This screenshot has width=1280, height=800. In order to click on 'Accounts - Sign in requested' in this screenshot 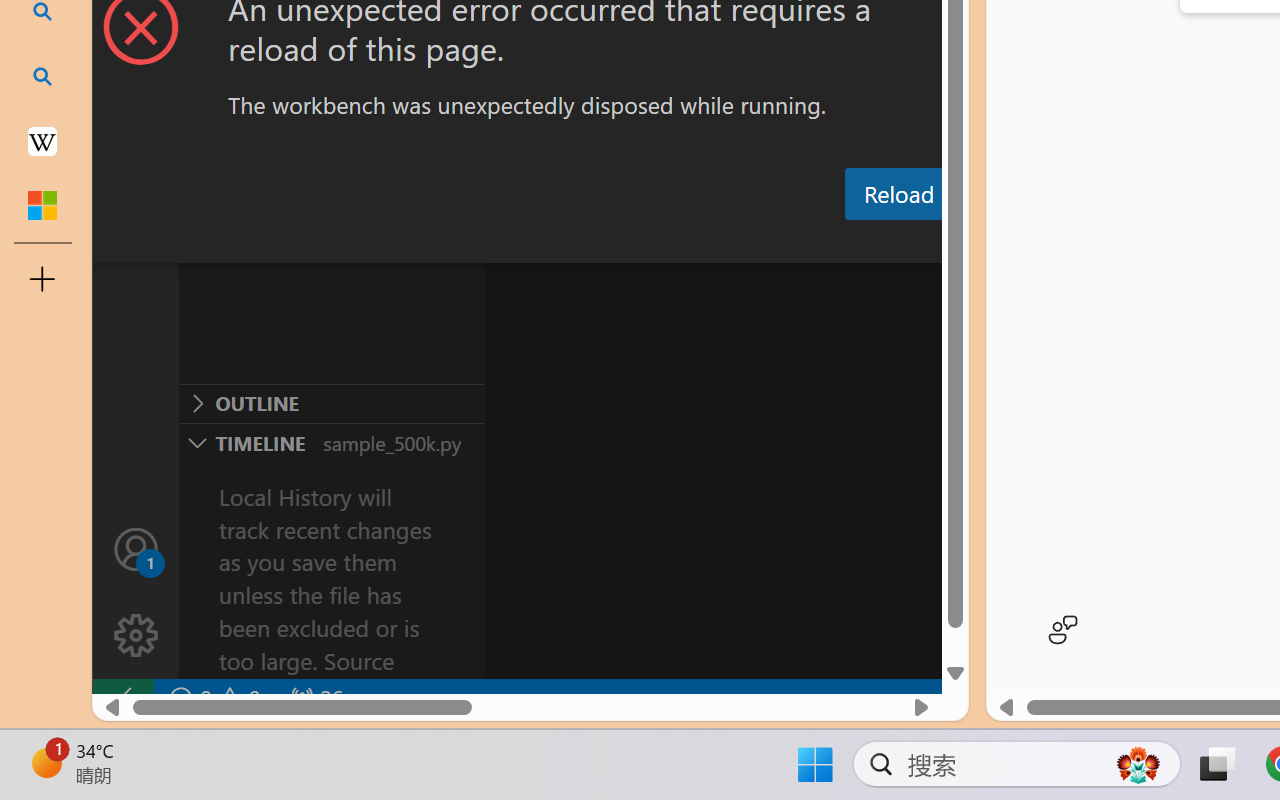, I will do `click(134, 548)`.